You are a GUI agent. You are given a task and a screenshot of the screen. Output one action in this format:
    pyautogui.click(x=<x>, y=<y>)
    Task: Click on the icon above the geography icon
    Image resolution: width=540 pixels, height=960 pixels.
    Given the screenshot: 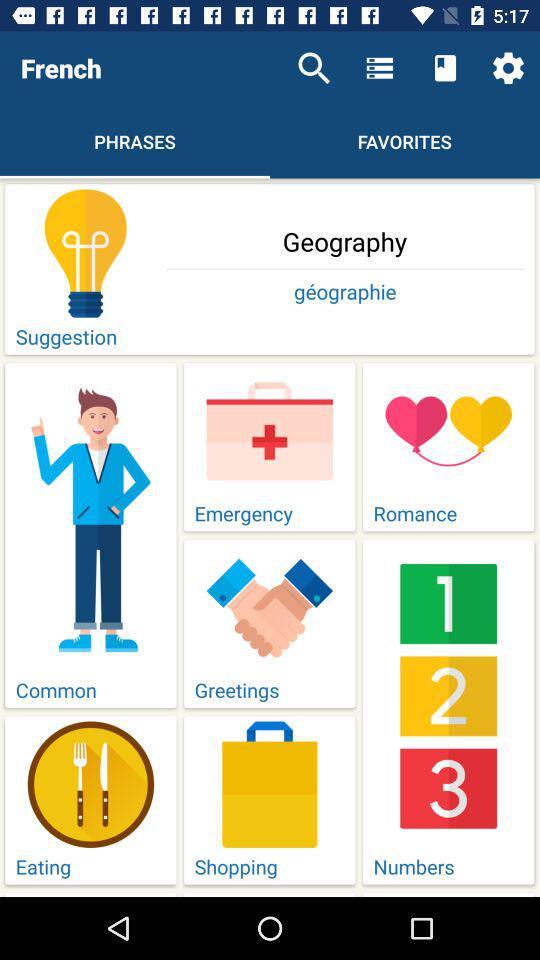 What is the action you would take?
    pyautogui.click(x=508, y=68)
    